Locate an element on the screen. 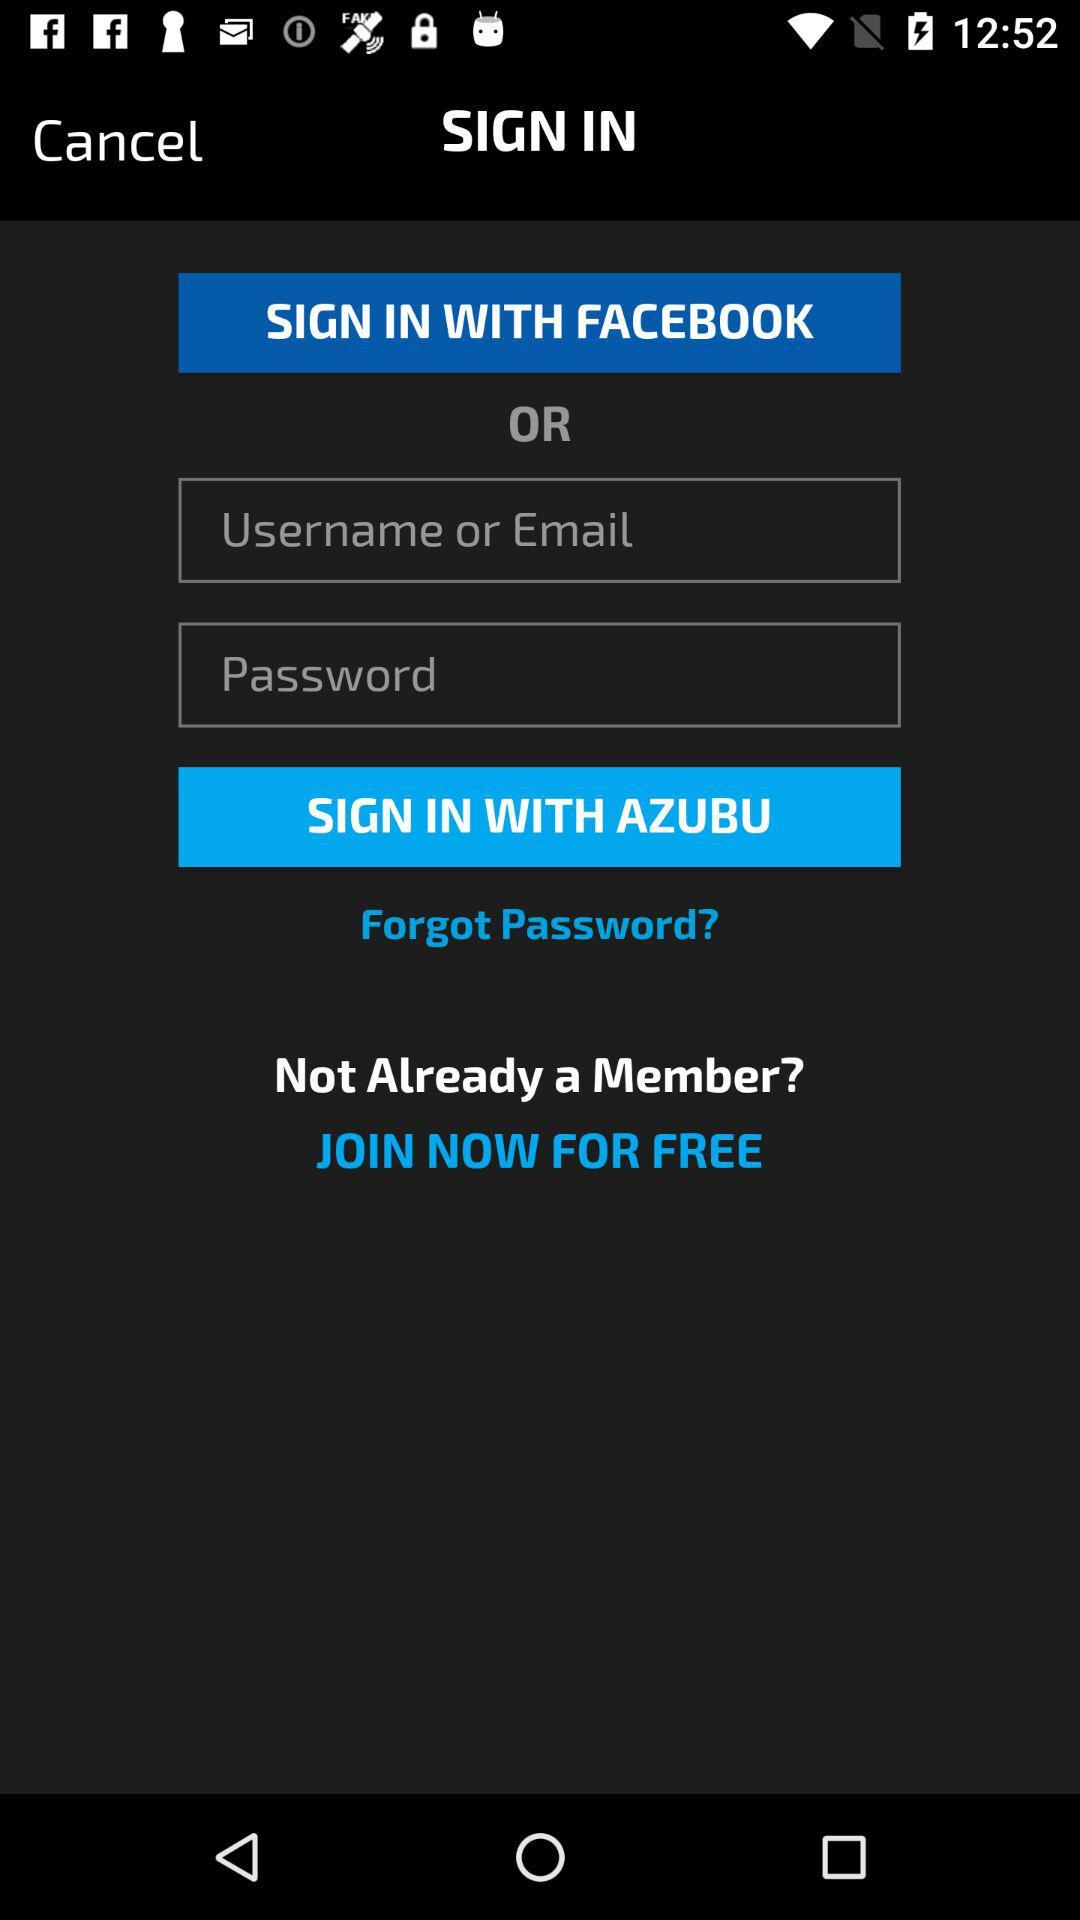 The height and width of the screenshot is (1920, 1080). the item above the sign in with icon is located at coordinates (117, 140).